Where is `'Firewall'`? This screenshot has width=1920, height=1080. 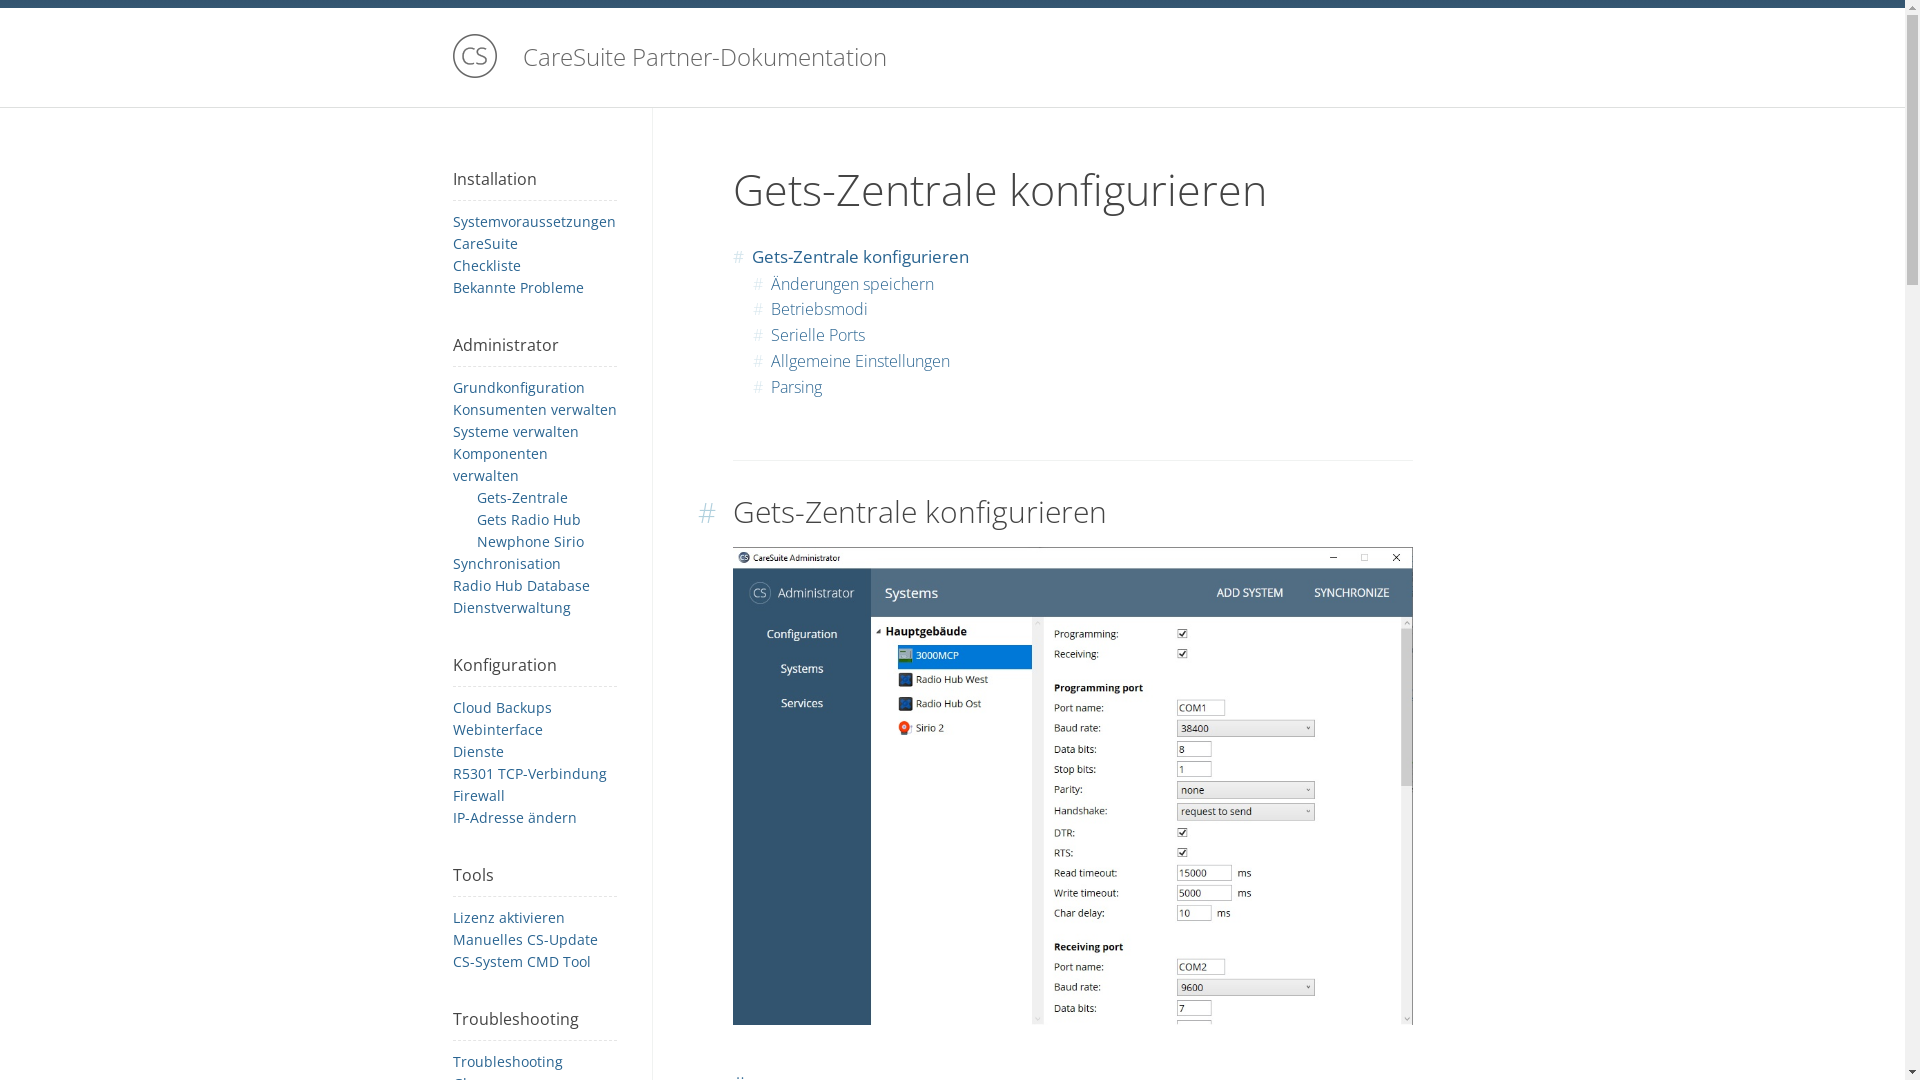
'Firewall' is located at coordinates (477, 794).